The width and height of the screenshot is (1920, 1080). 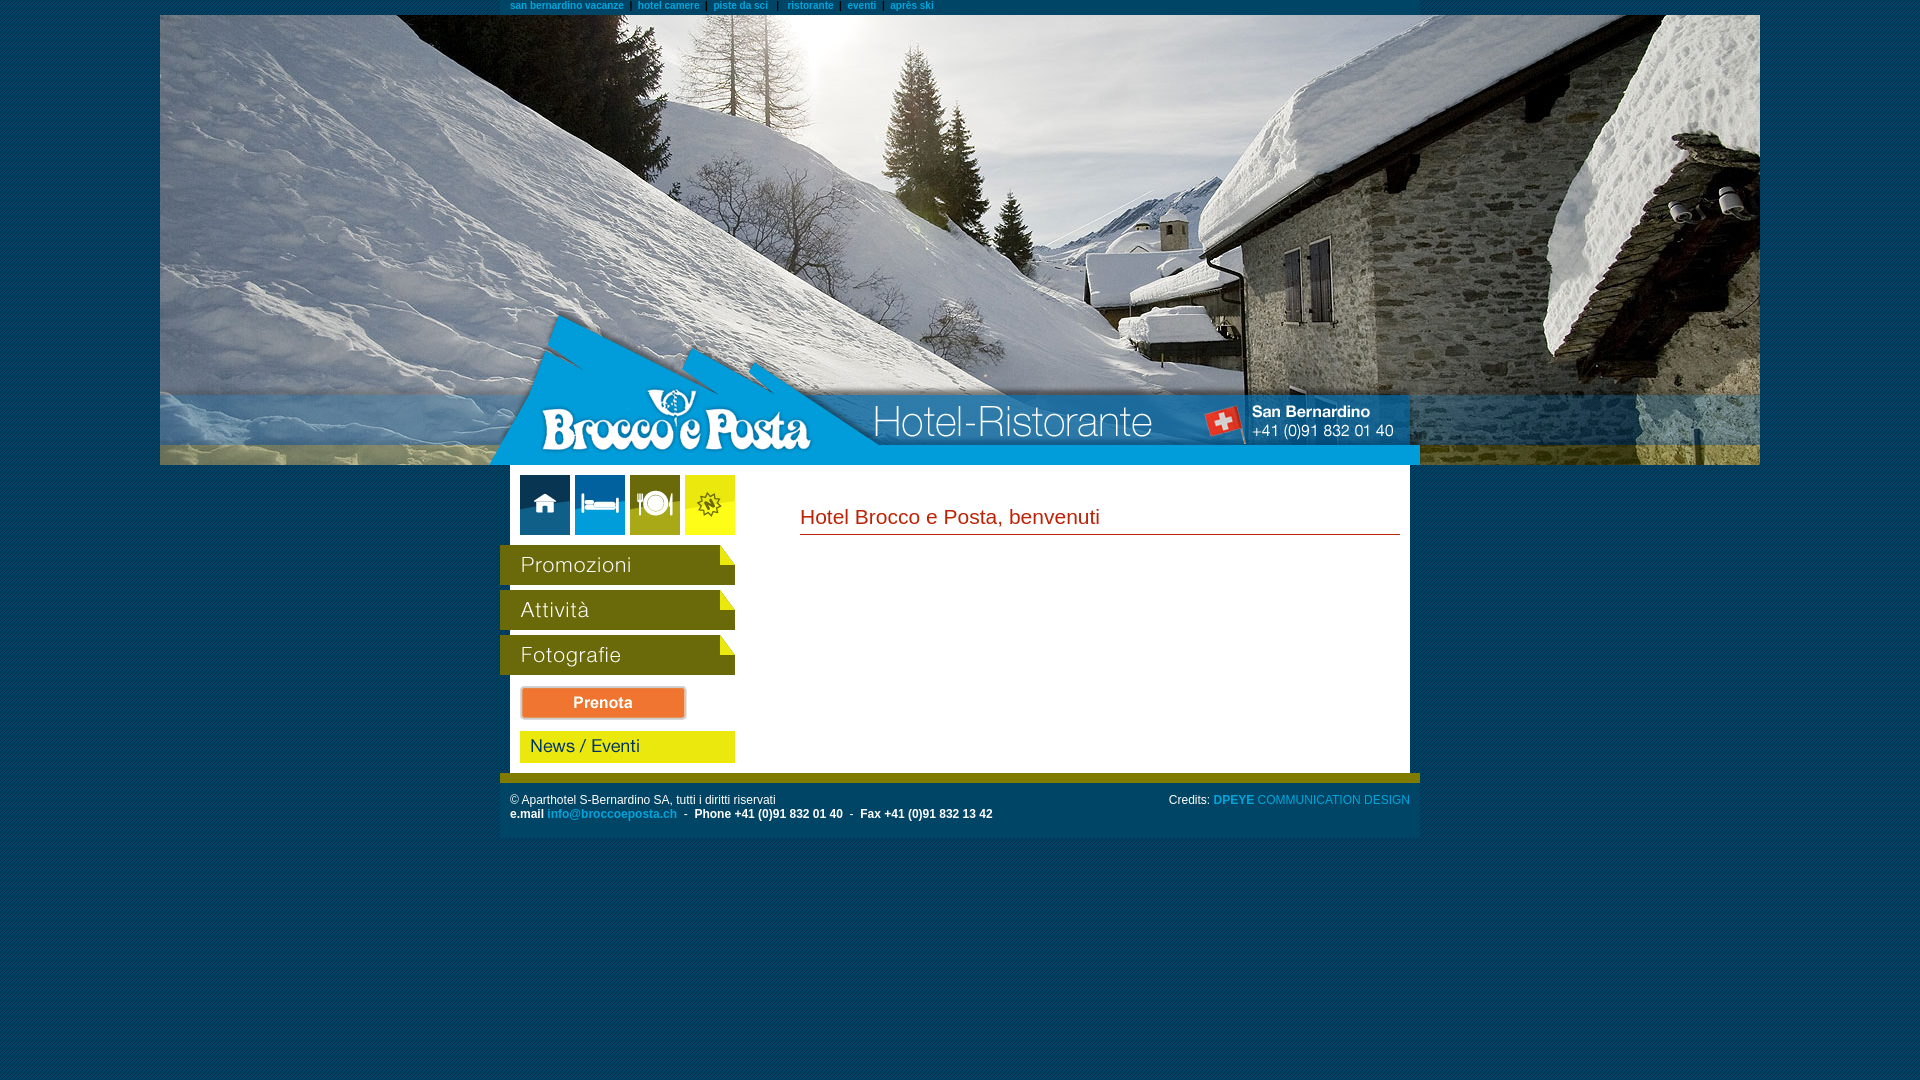 What do you see at coordinates (1311, 798) in the screenshot?
I see `'DPEYE COMMUNICATION DESIGN'` at bounding box center [1311, 798].